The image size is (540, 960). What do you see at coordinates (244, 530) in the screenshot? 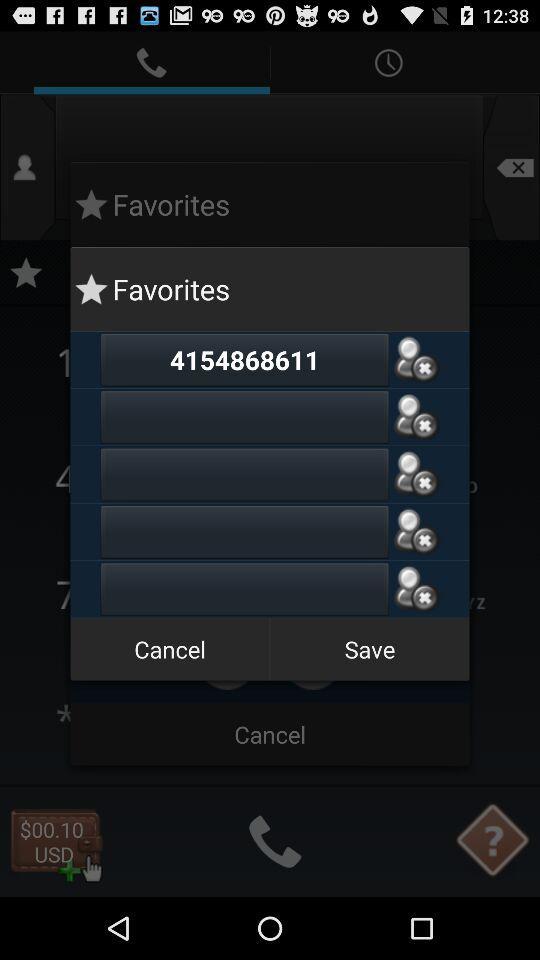
I see `phone number` at bounding box center [244, 530].